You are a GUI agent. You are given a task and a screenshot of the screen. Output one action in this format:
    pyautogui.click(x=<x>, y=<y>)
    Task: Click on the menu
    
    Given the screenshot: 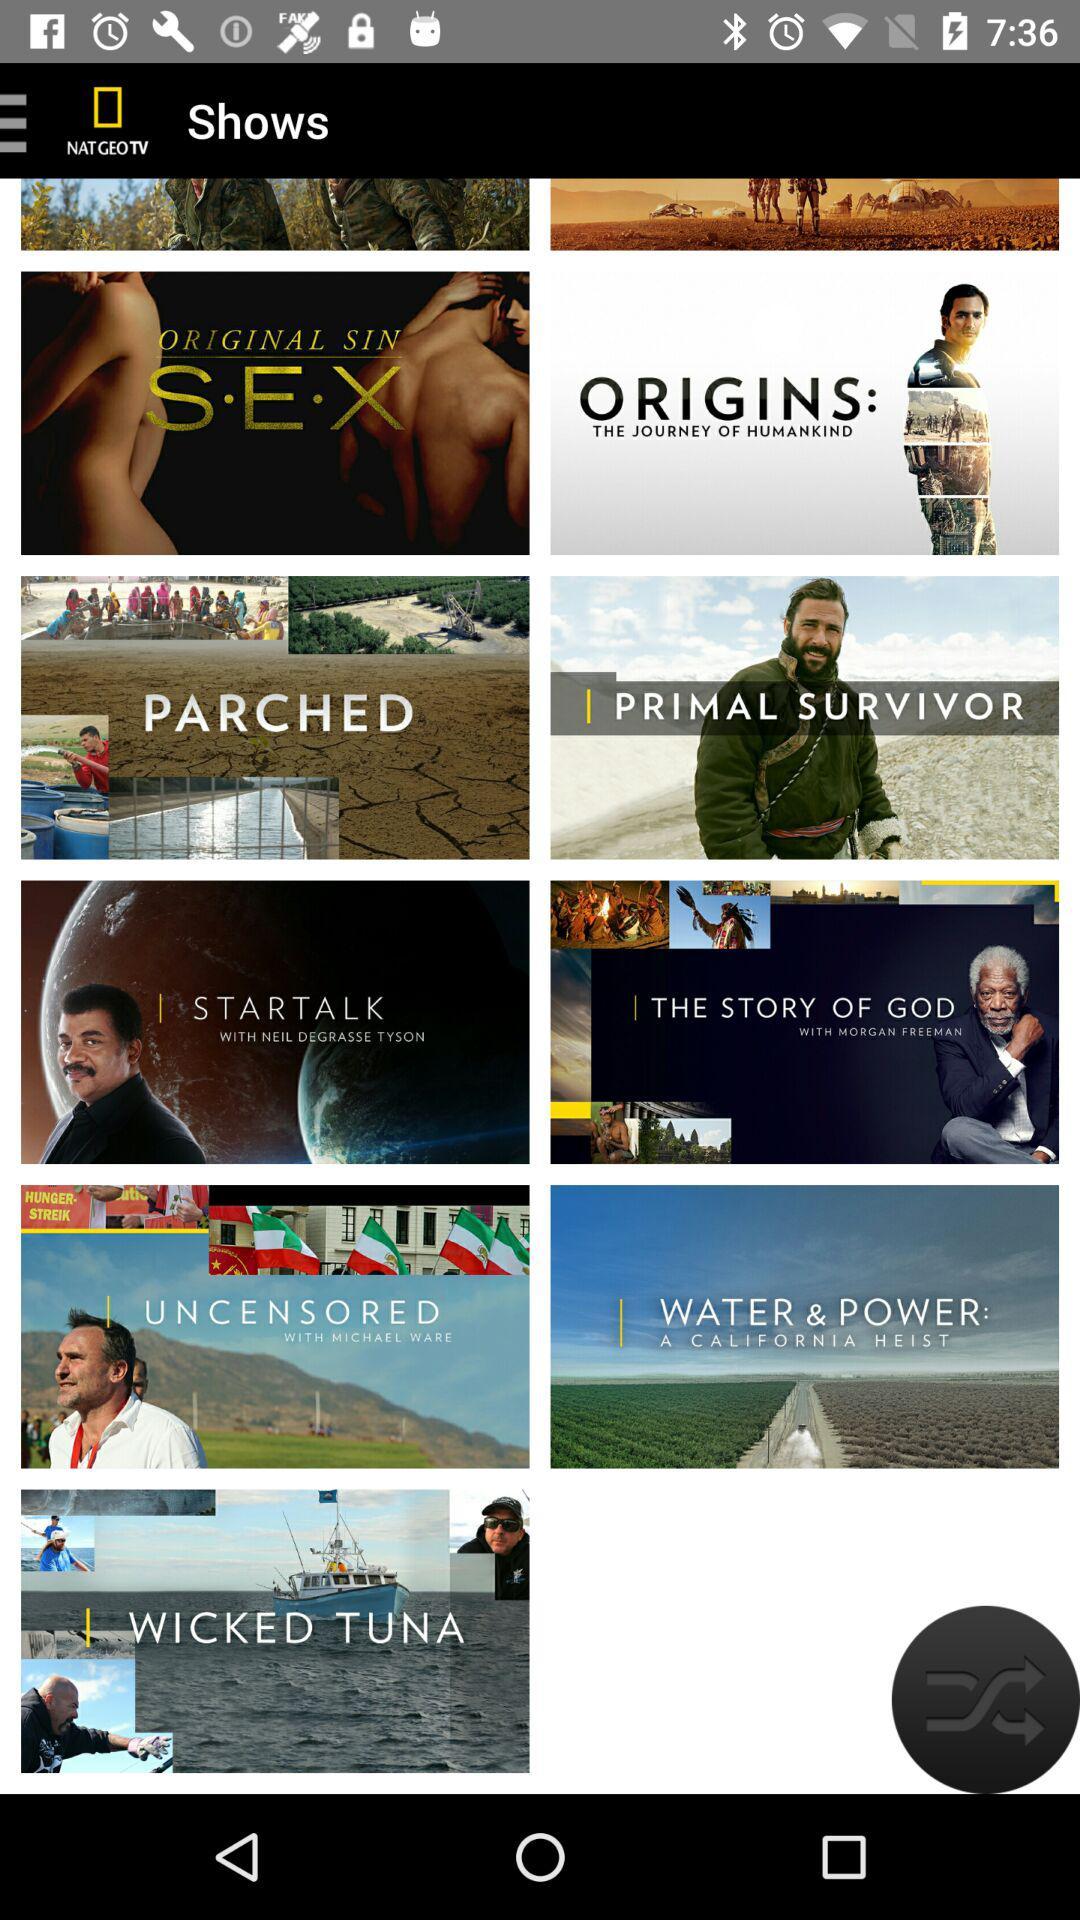 What is the action you would take?
    pyautogui.click(x=20, y=119)
    